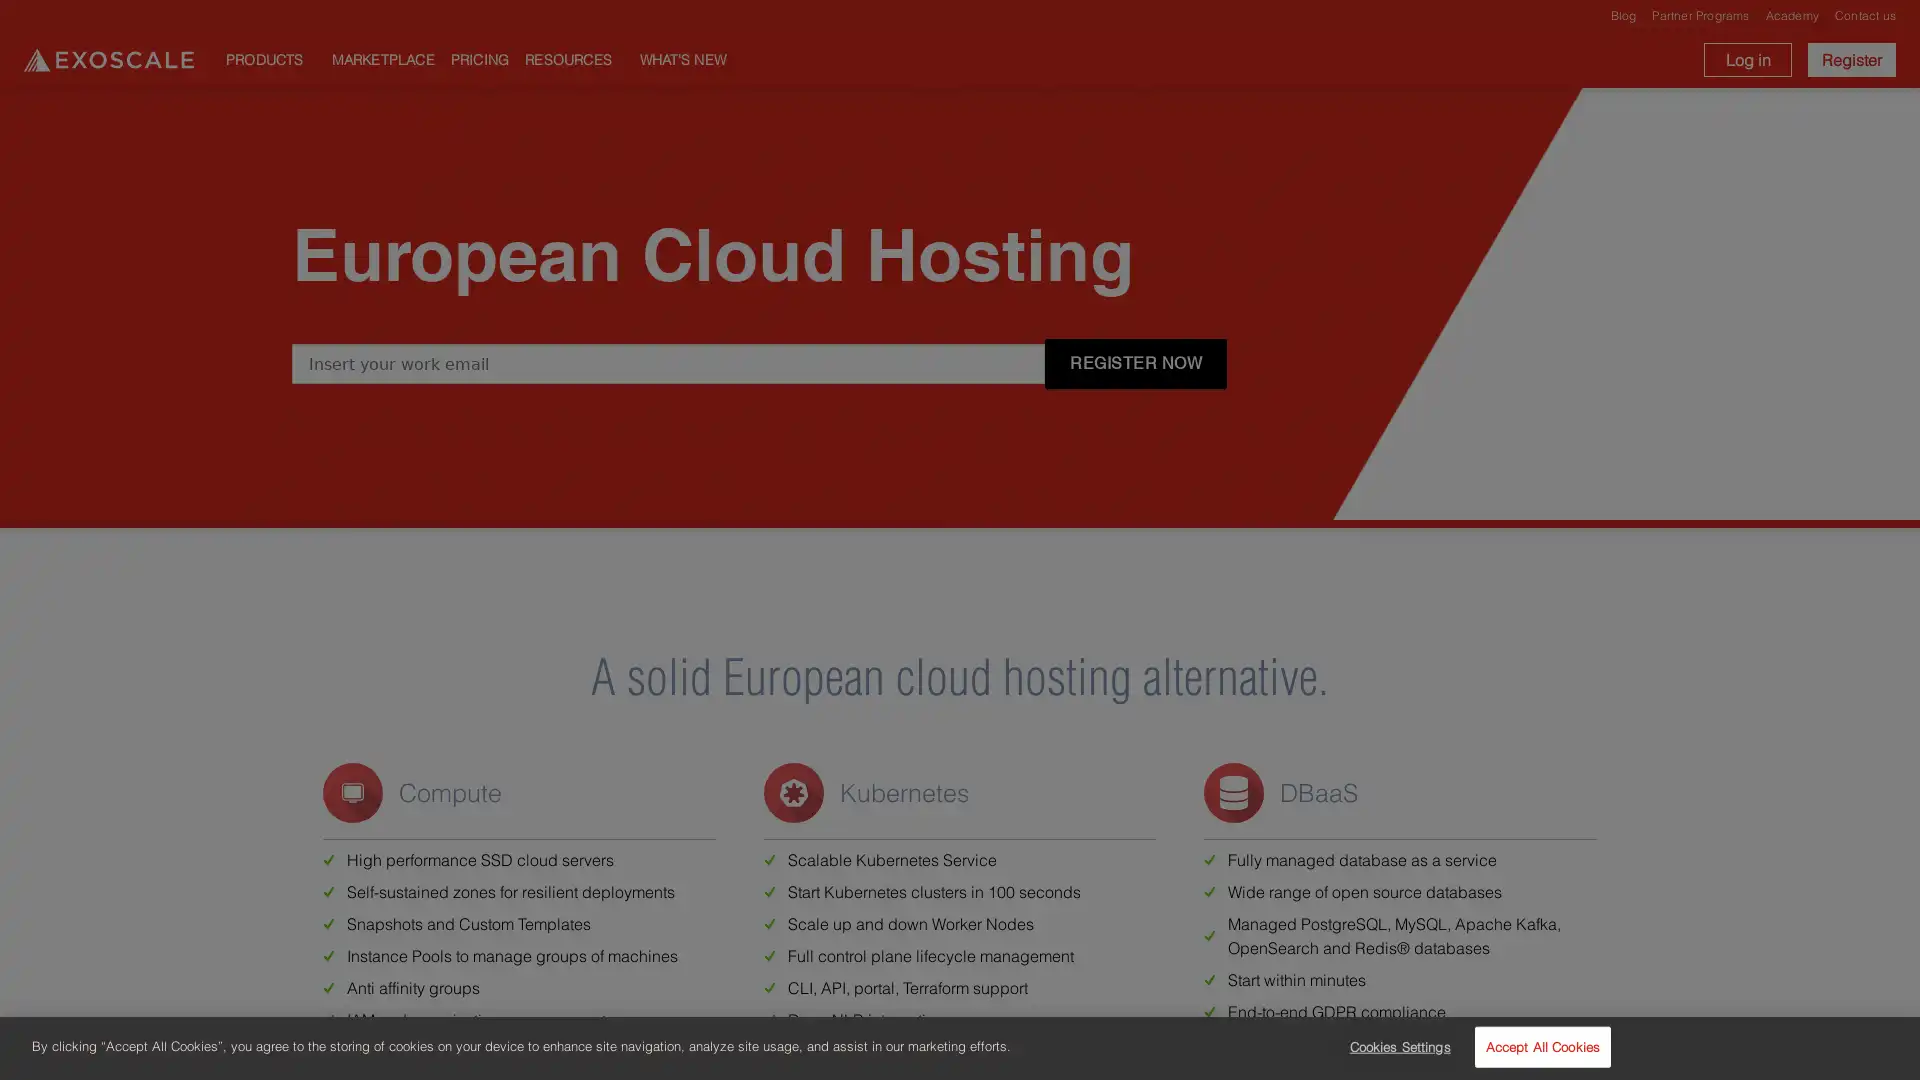  Describe the element at coordinates (1136, 363) in the screenshot. I see `REGISTER NOW` at that location.